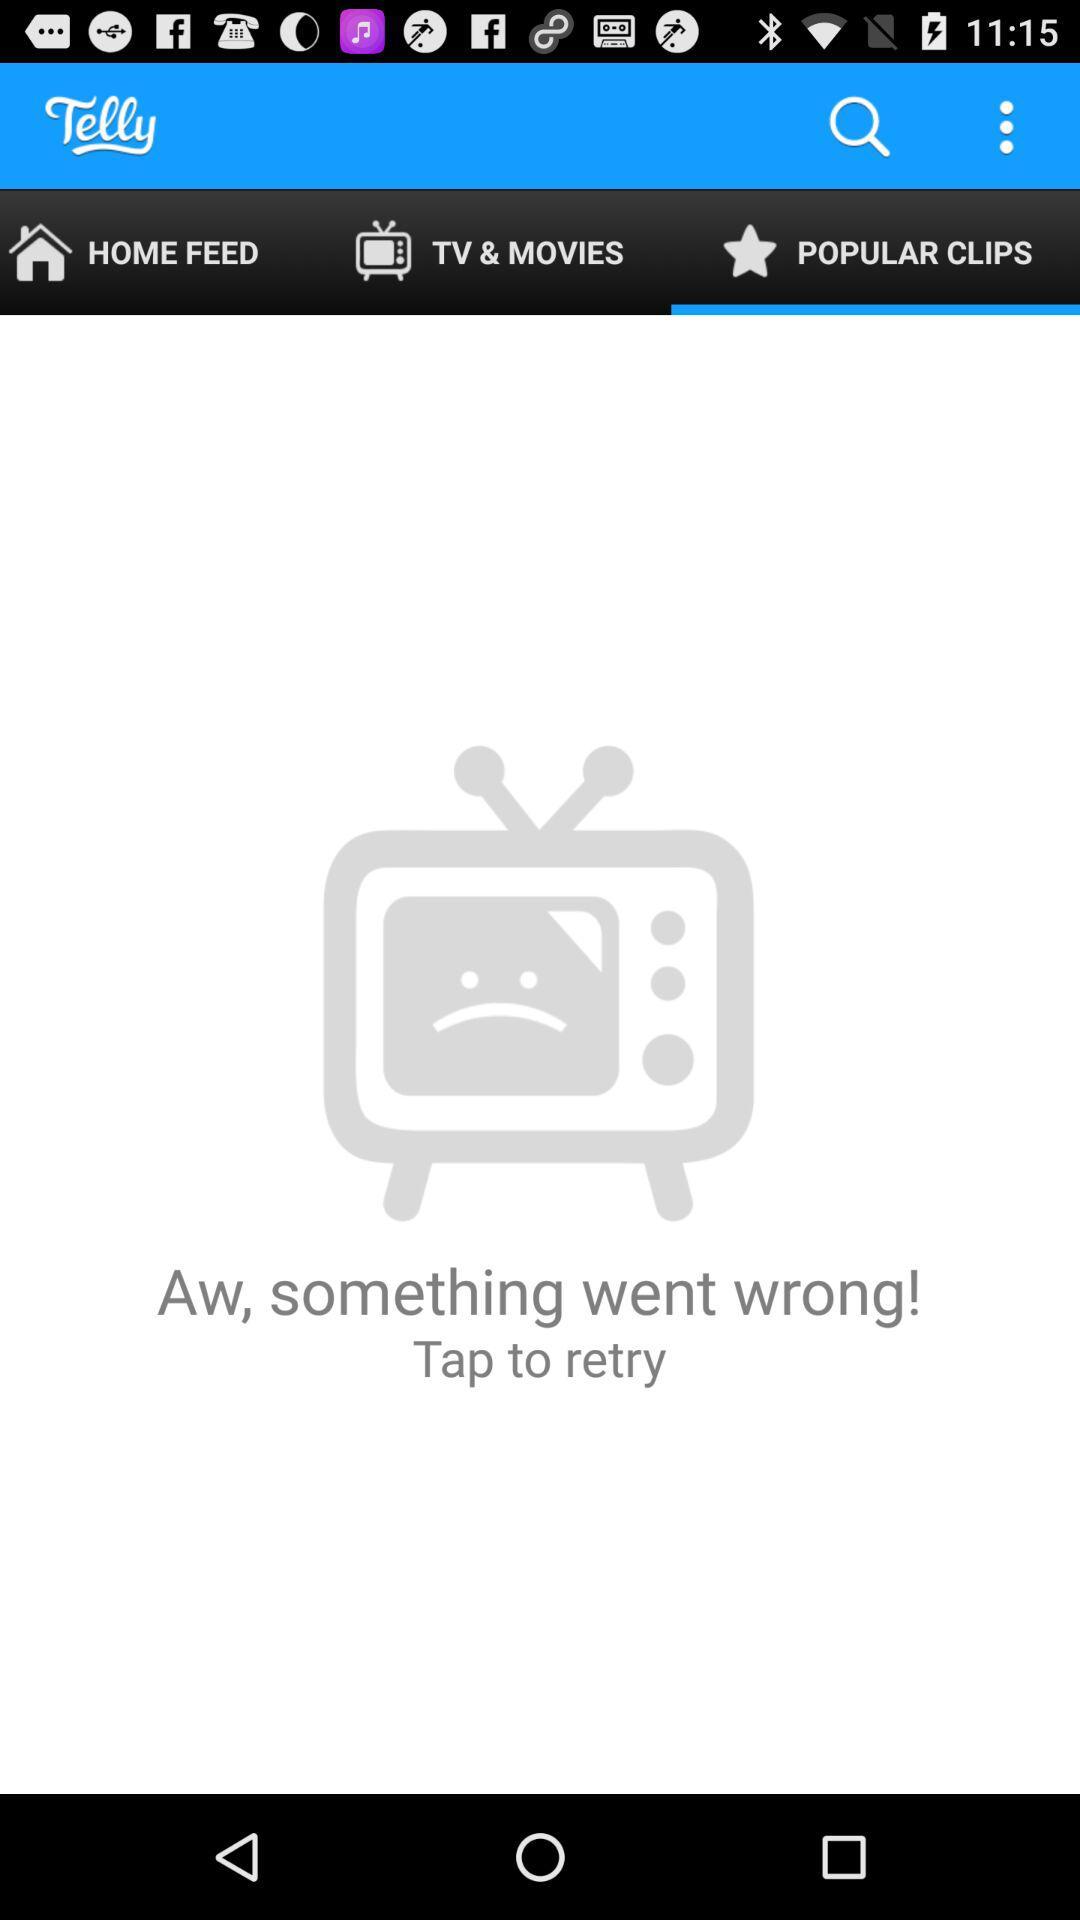 The height and width of the screenshot is (1920, 1080). Describe the element at coordinates (858, 124) in the screenshot. I see `app to the right of tv & movies icon` at that location.